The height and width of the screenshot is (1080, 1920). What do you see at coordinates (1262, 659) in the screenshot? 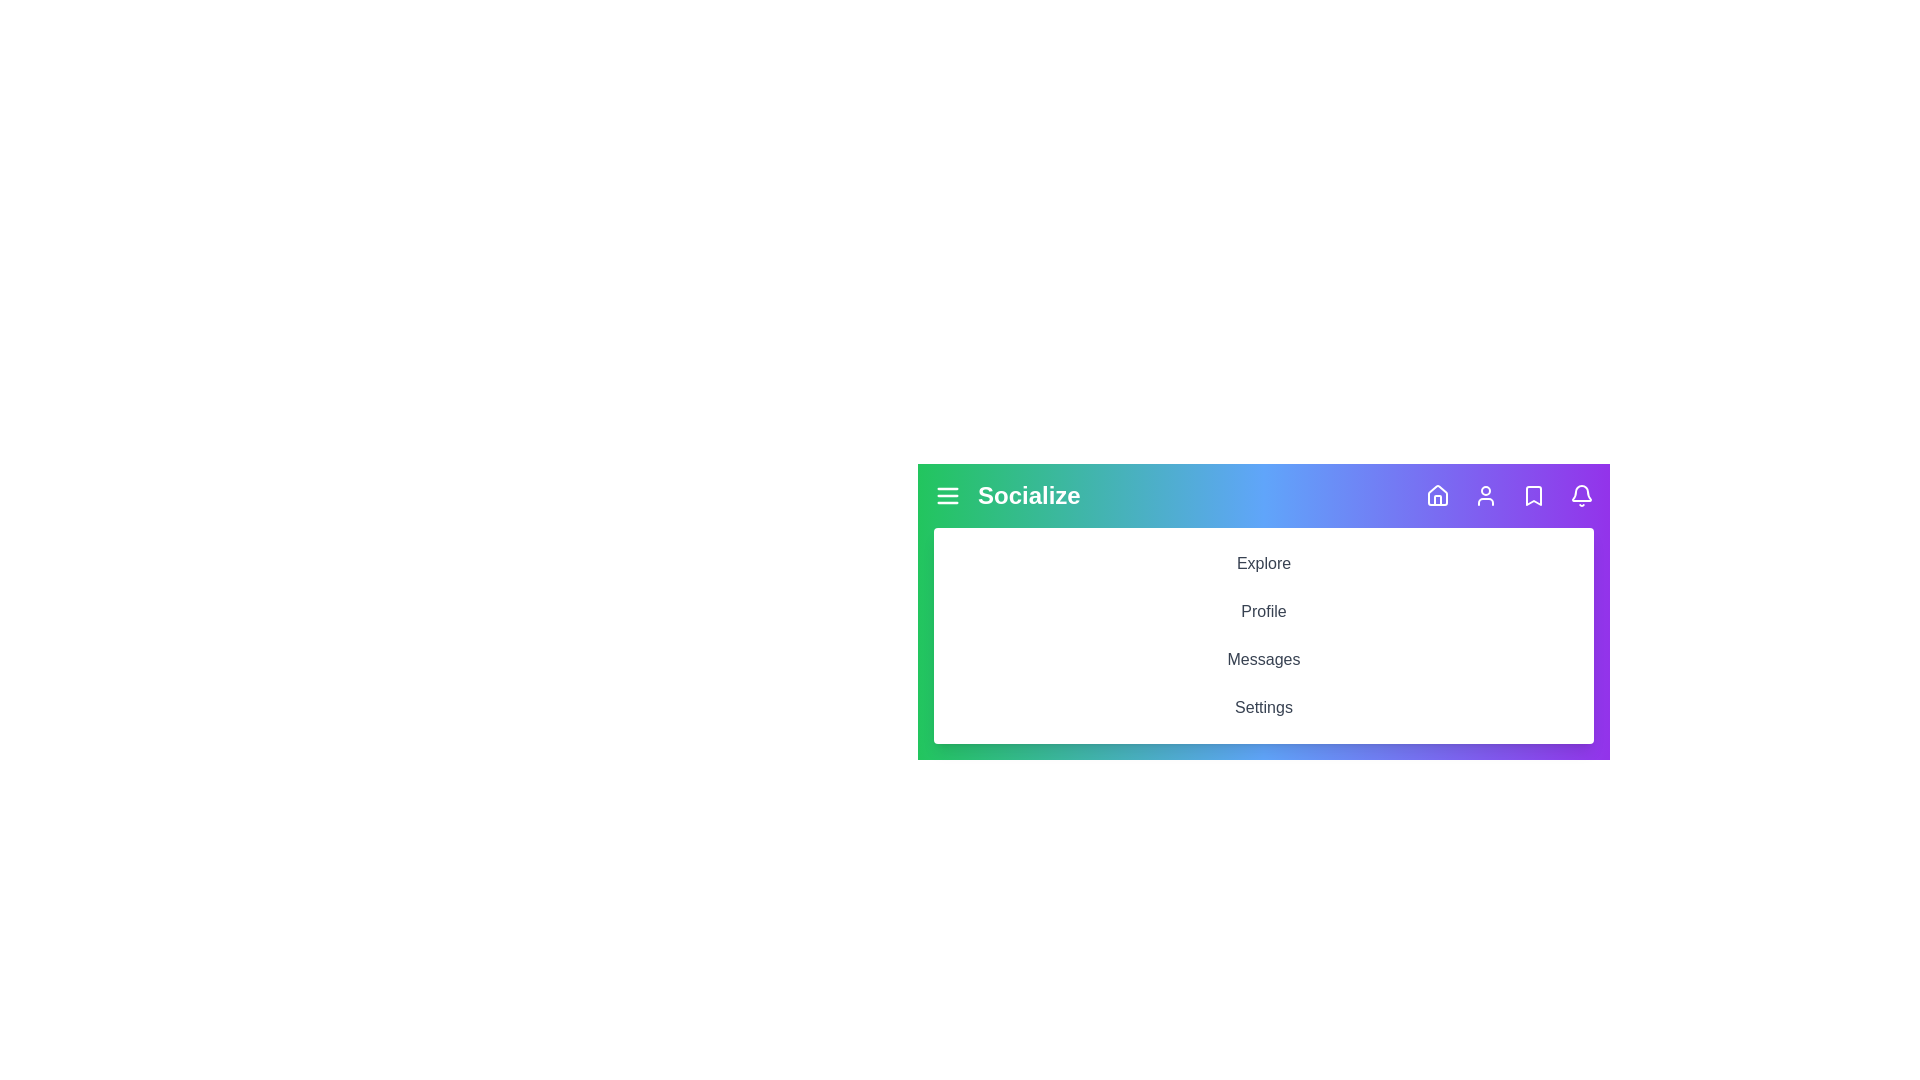
I see `the menu item Messages` at bounding box center [1262, 659].